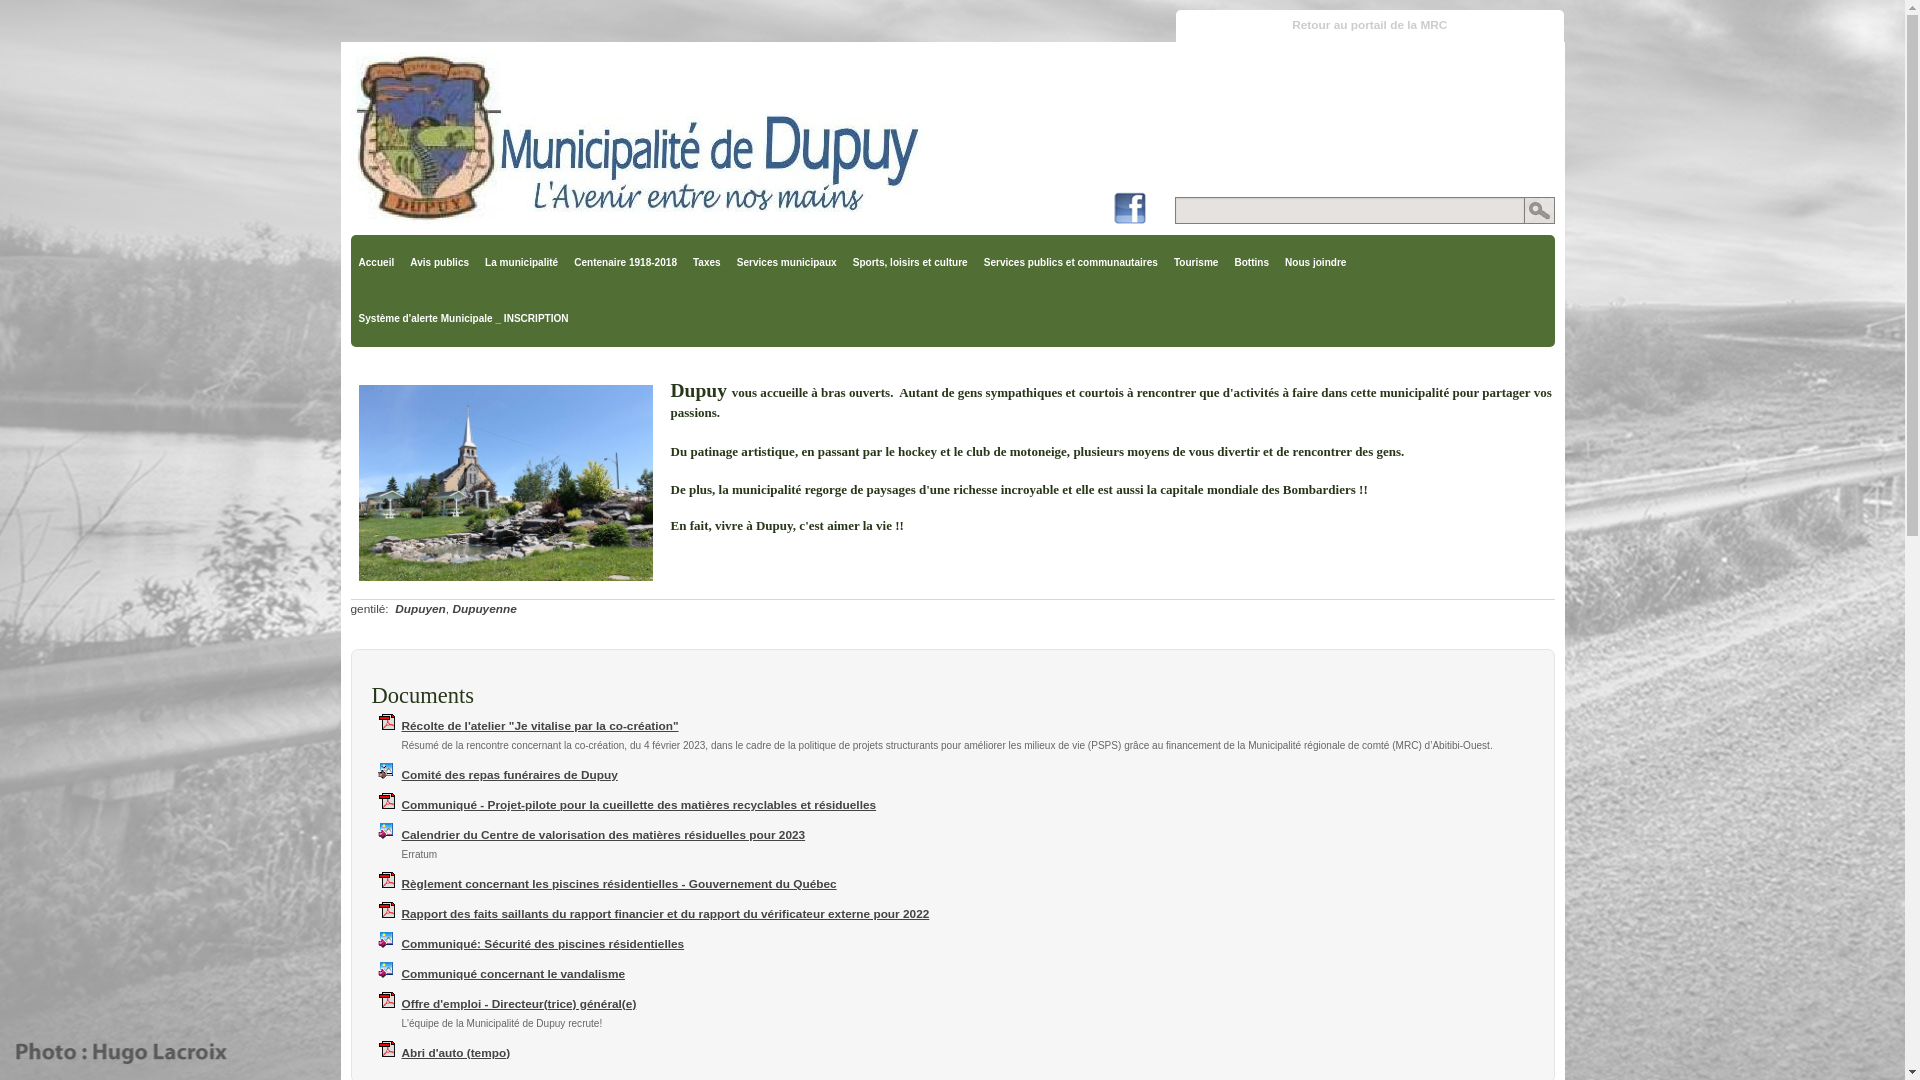  I want to click on 'Avis publics', so click(438, 261).